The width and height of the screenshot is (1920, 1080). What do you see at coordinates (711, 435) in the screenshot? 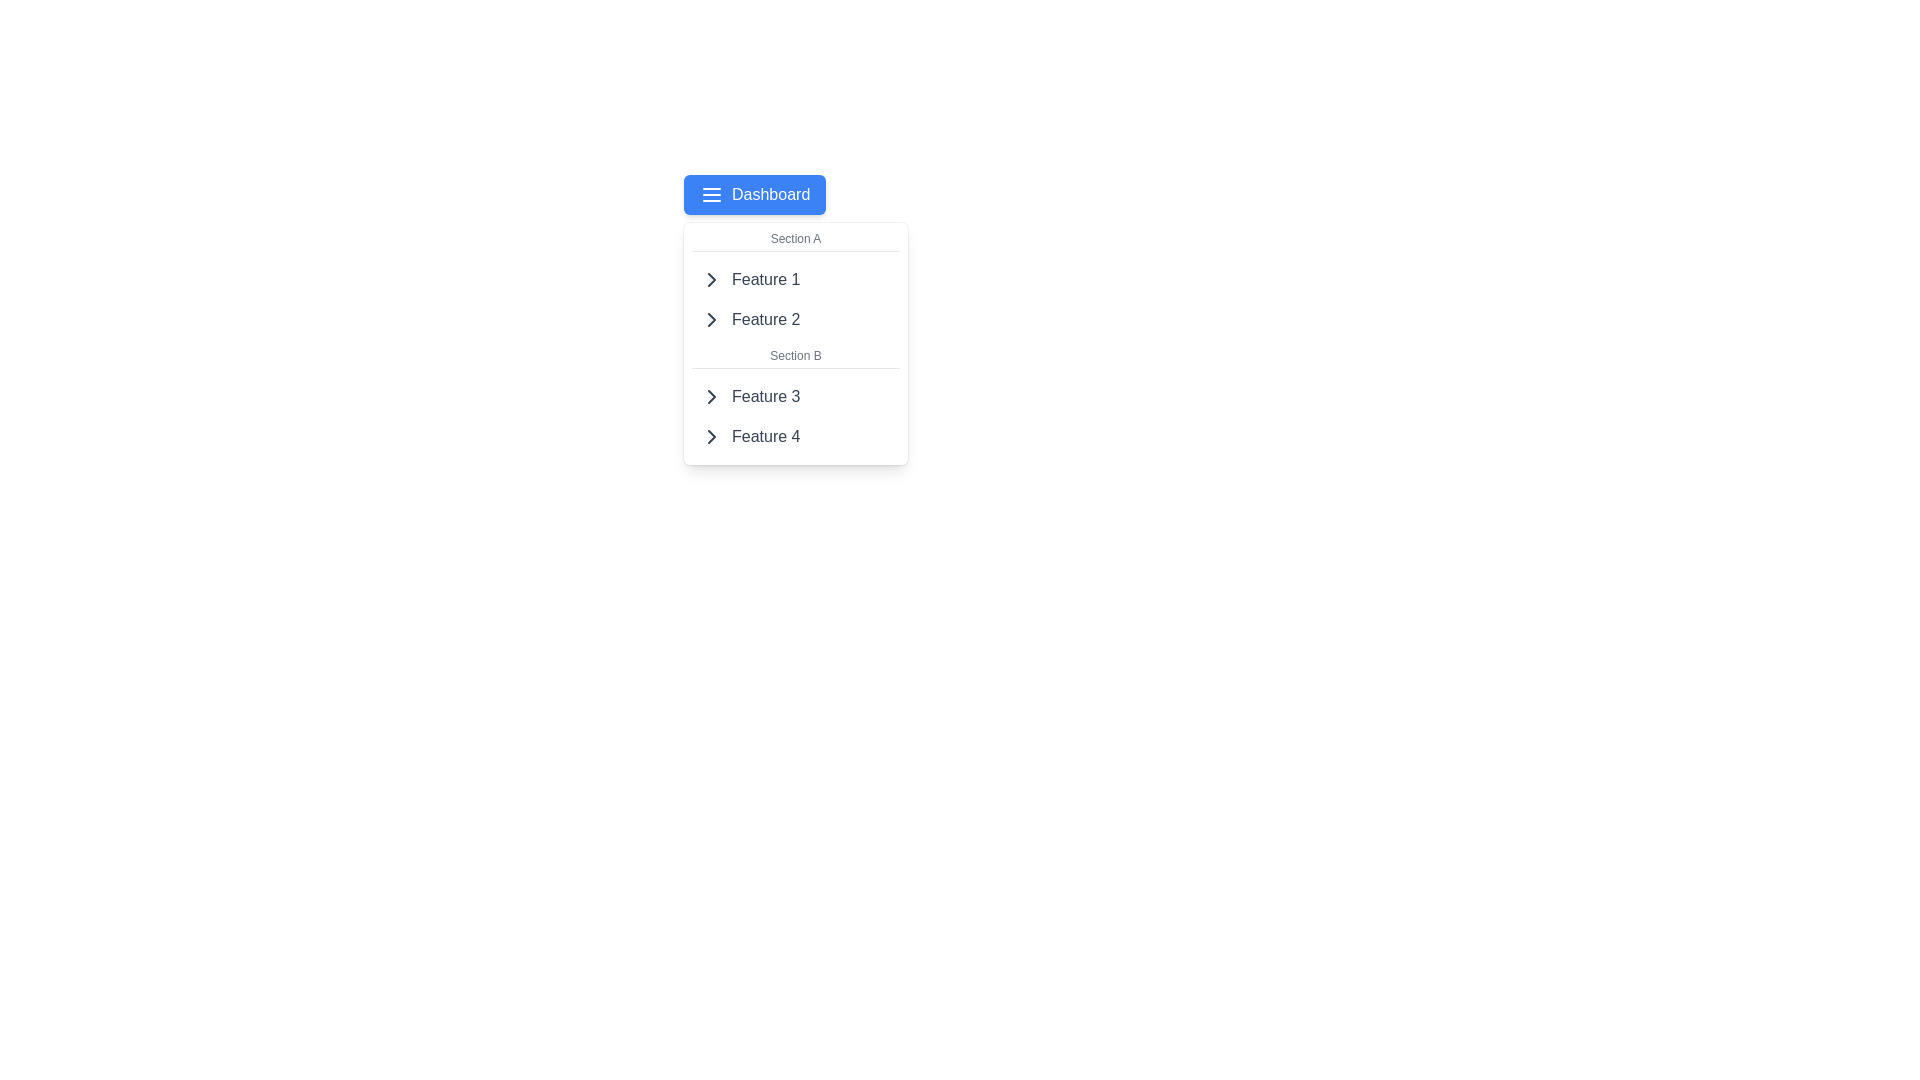
I see `the chevron icon associated with the 'Feature 4' label` at bounding box center [711, 435].